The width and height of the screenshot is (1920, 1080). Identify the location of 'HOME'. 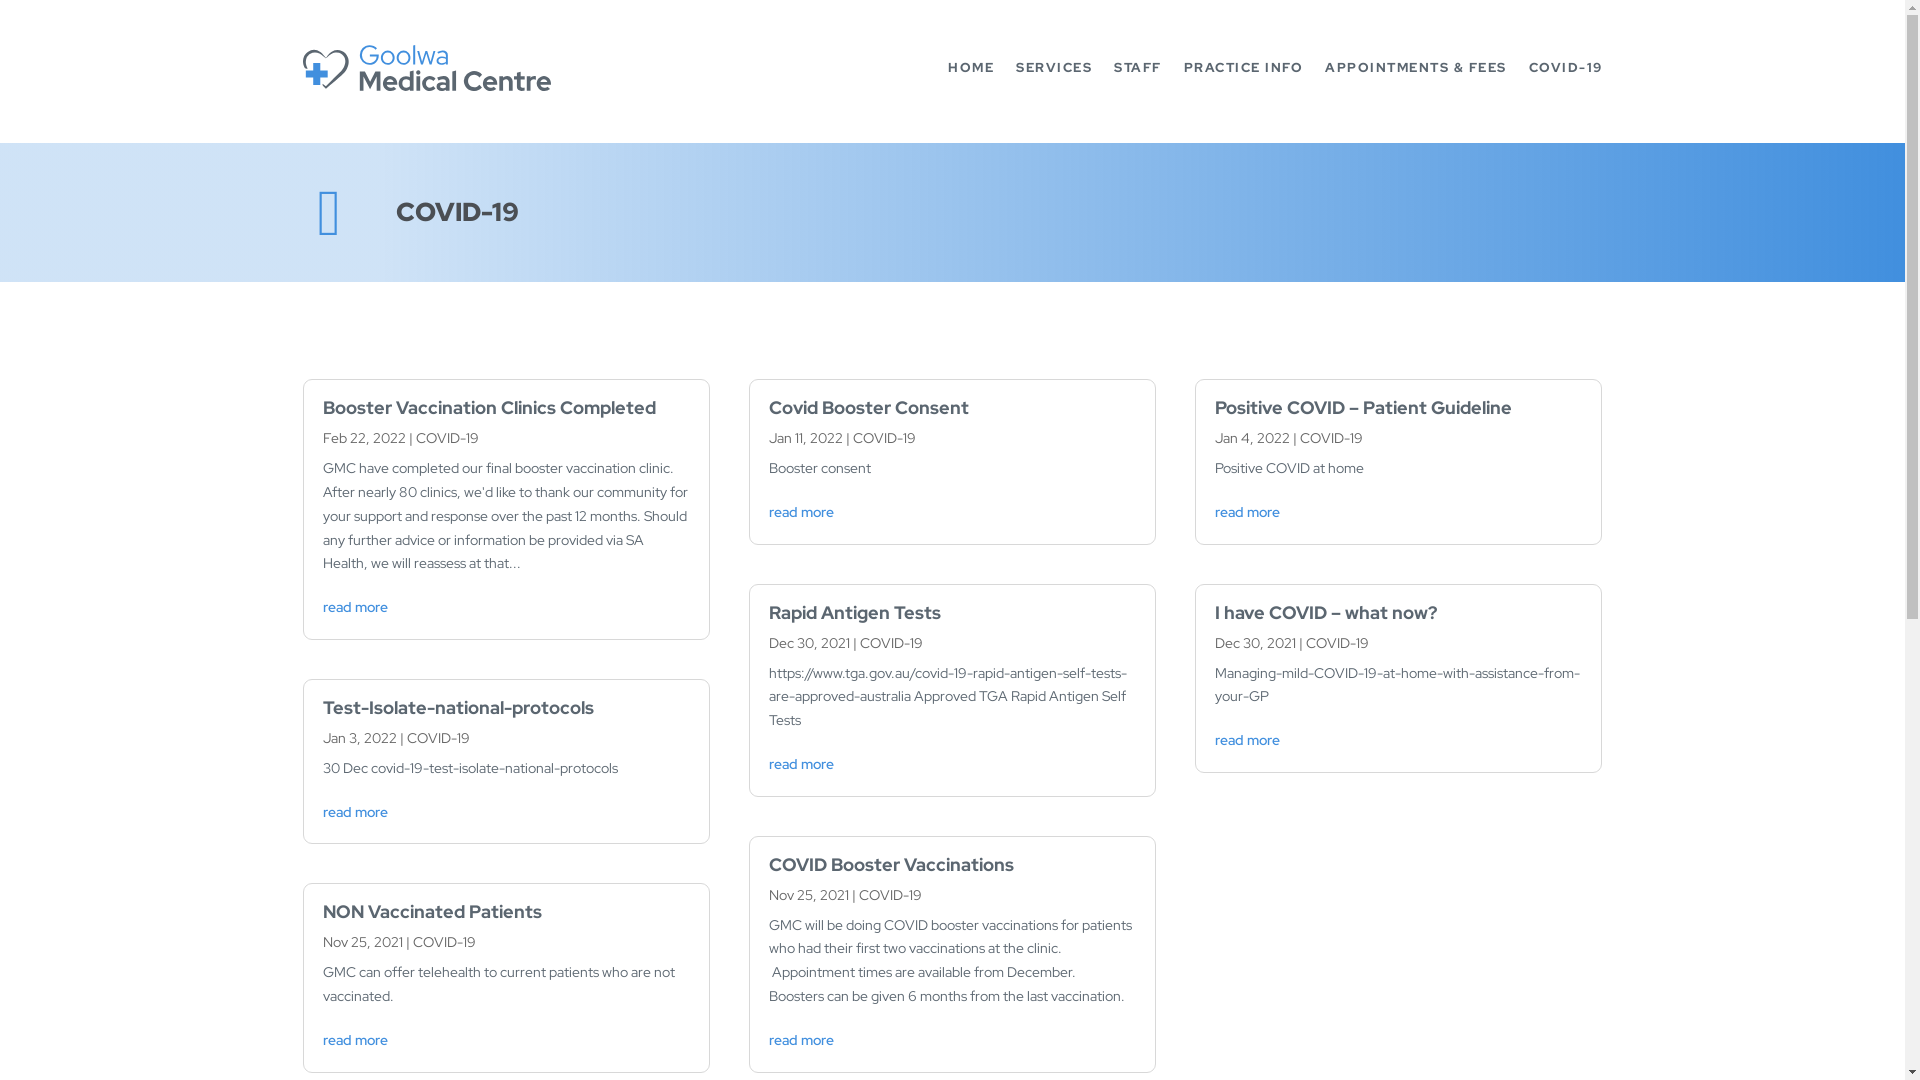
(970, 67).